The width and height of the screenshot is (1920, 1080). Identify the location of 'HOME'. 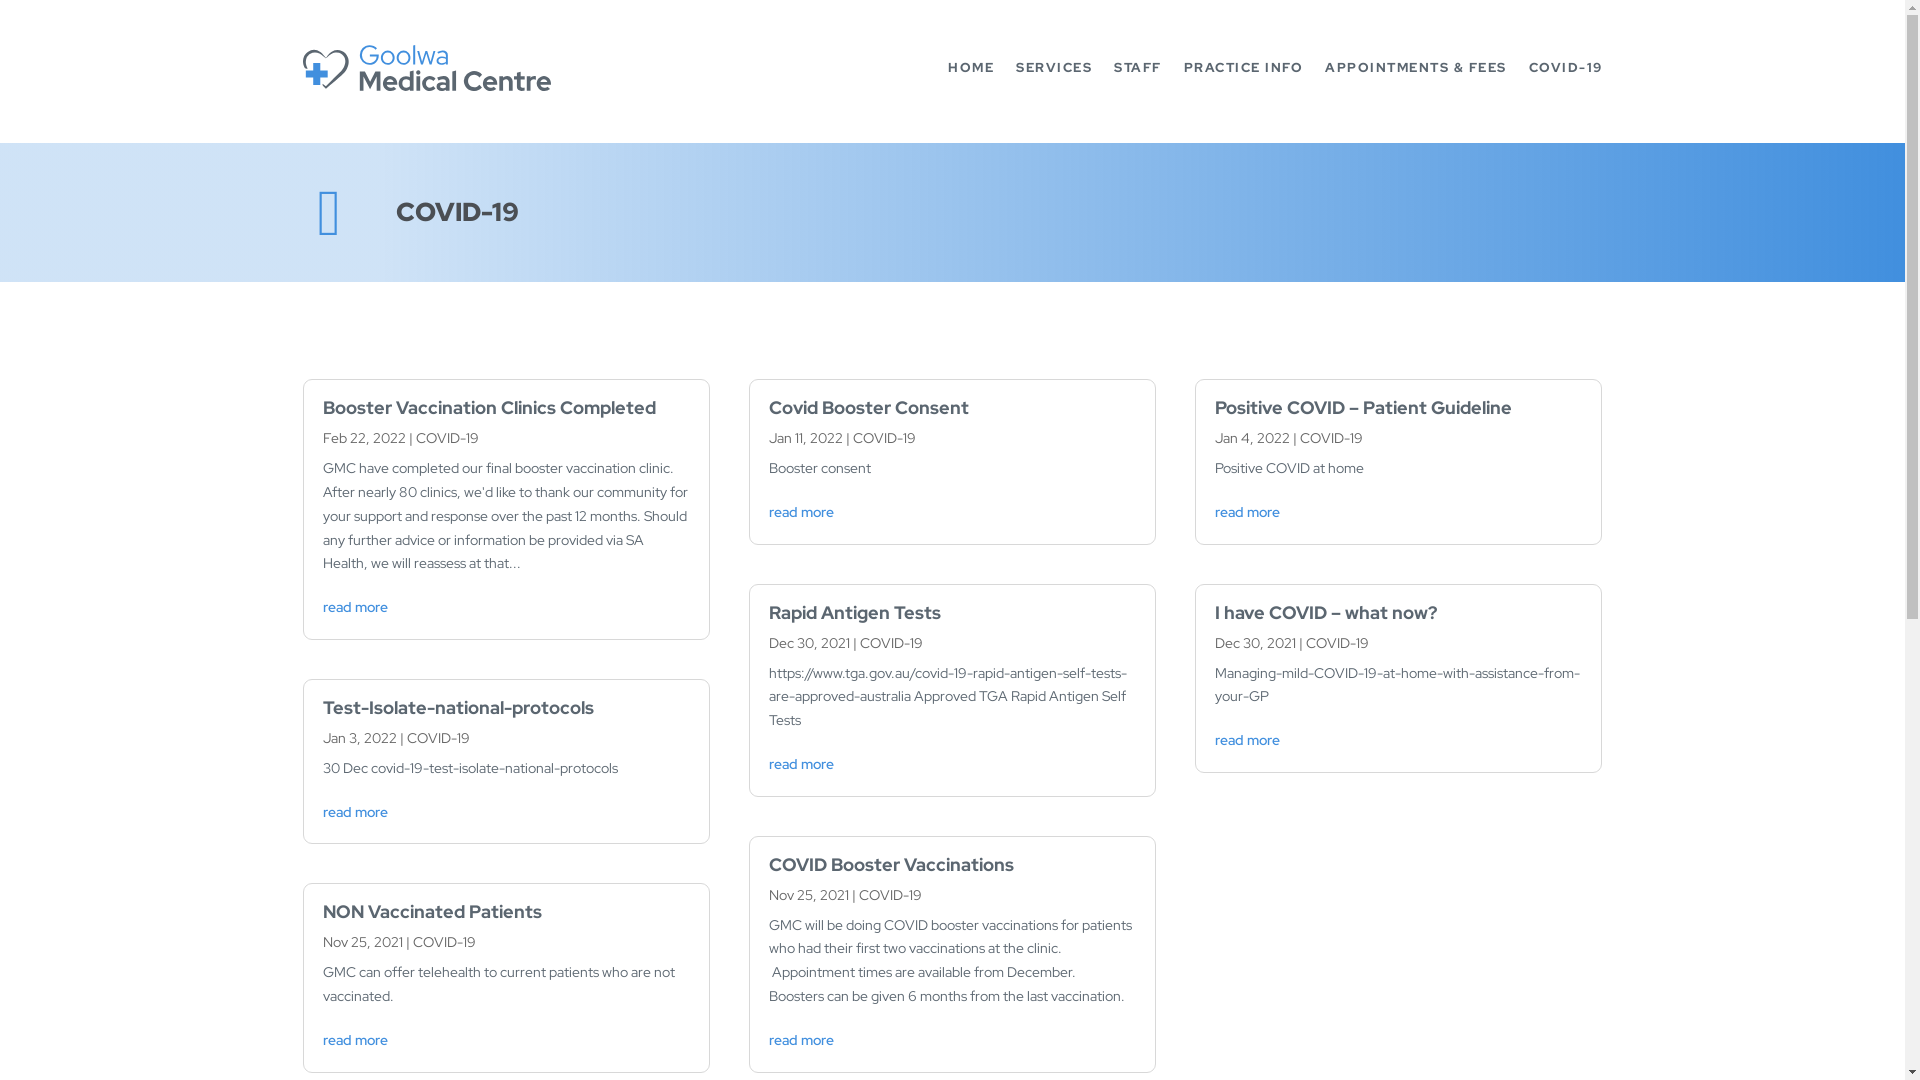
(970, 67).